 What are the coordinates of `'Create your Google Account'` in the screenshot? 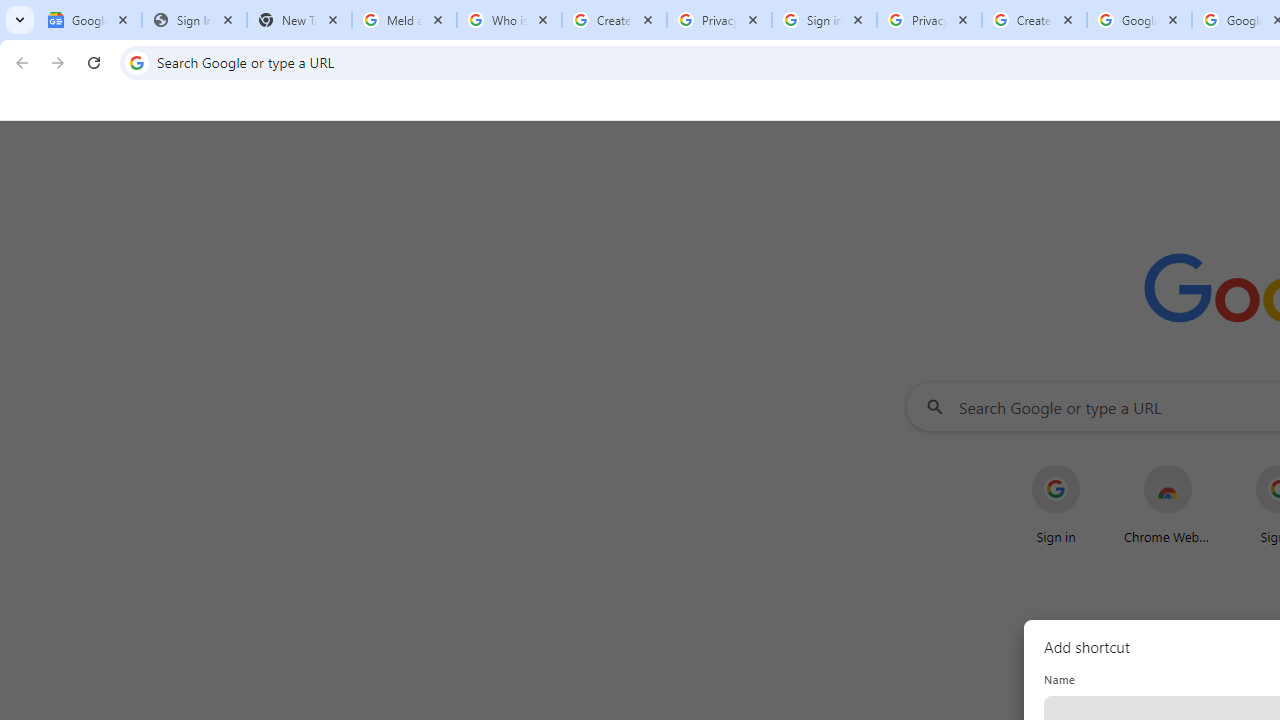 It's located at (1034, 20).